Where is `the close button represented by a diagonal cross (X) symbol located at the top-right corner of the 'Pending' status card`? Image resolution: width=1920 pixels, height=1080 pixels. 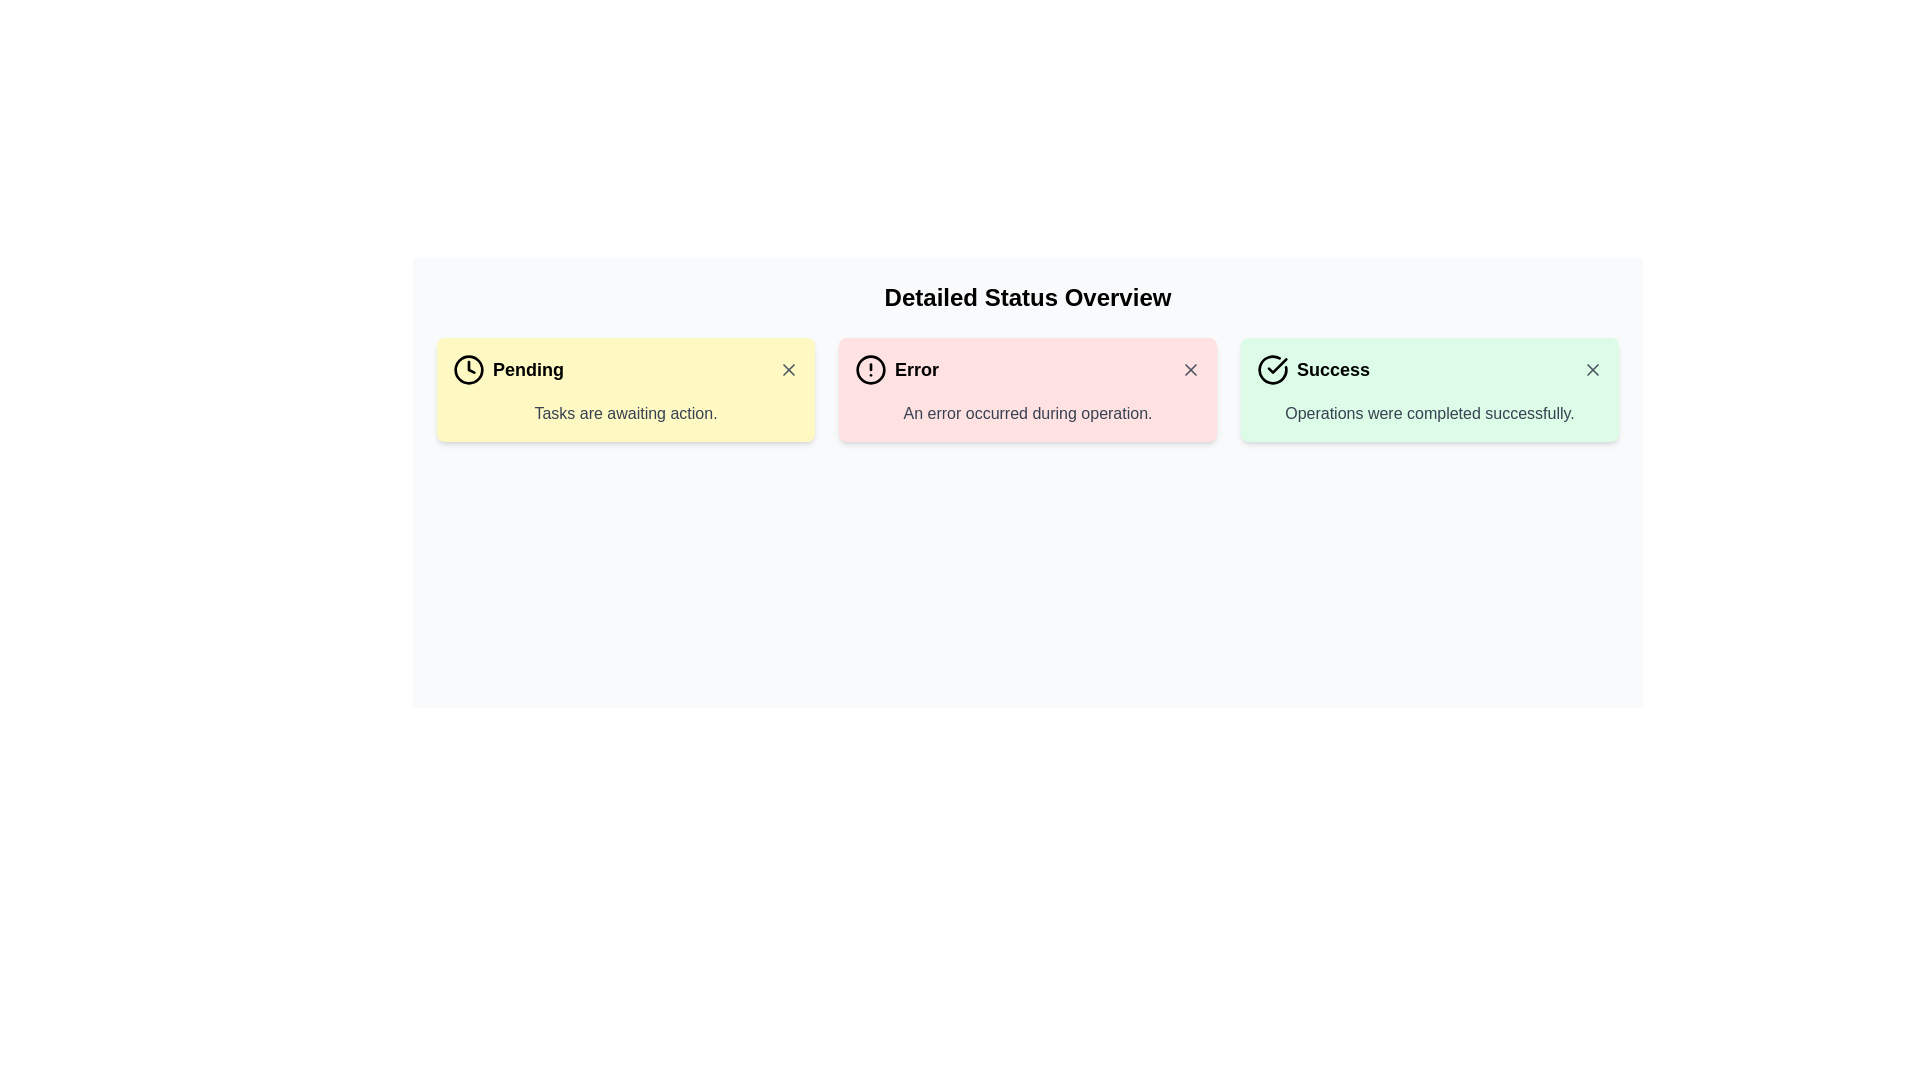 the close button represented by a diagonal cross (X) symbol located at the top-right corner of the 'Pending' status card is located at coordinates (787, 370).